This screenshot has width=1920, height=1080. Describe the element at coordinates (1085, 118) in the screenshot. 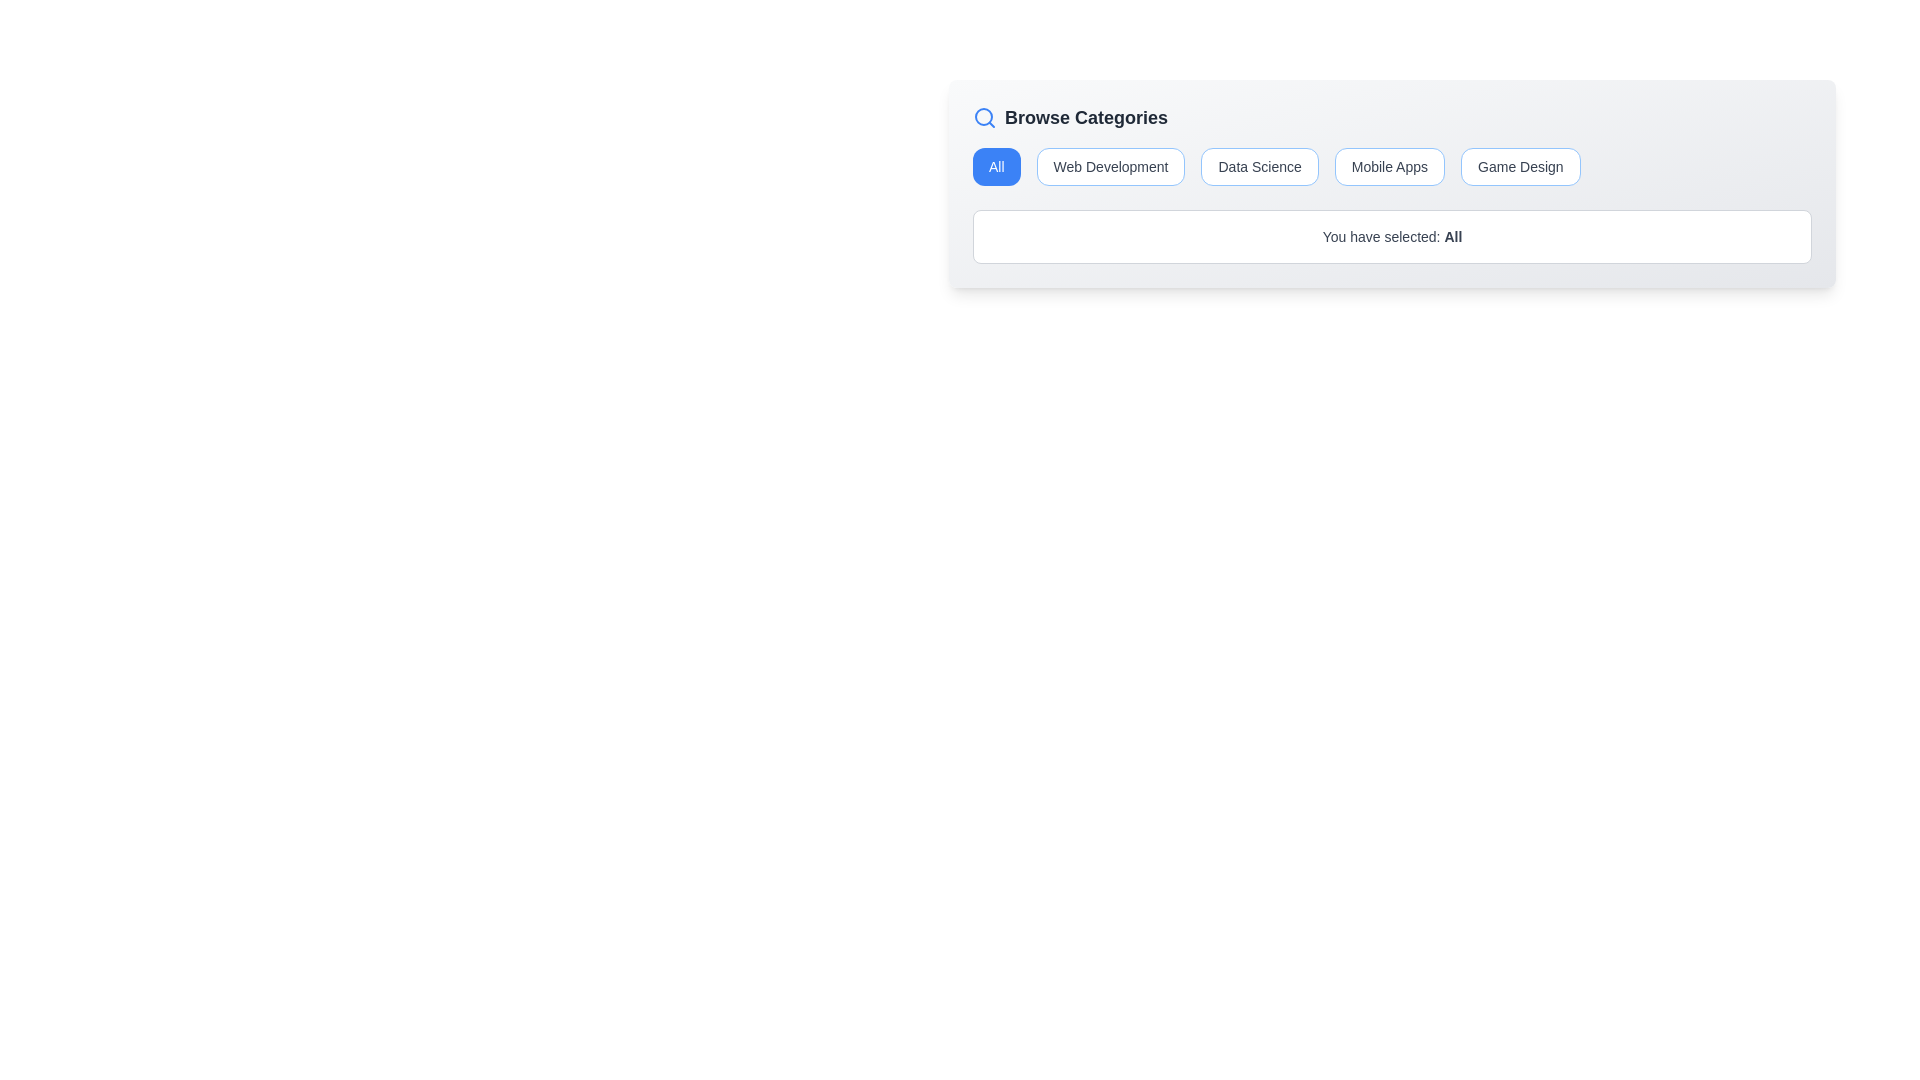

I see `the text label that serves as a heading or title for the section where users can browse different categories, positioned to the immediate right of a search icon` at that location.